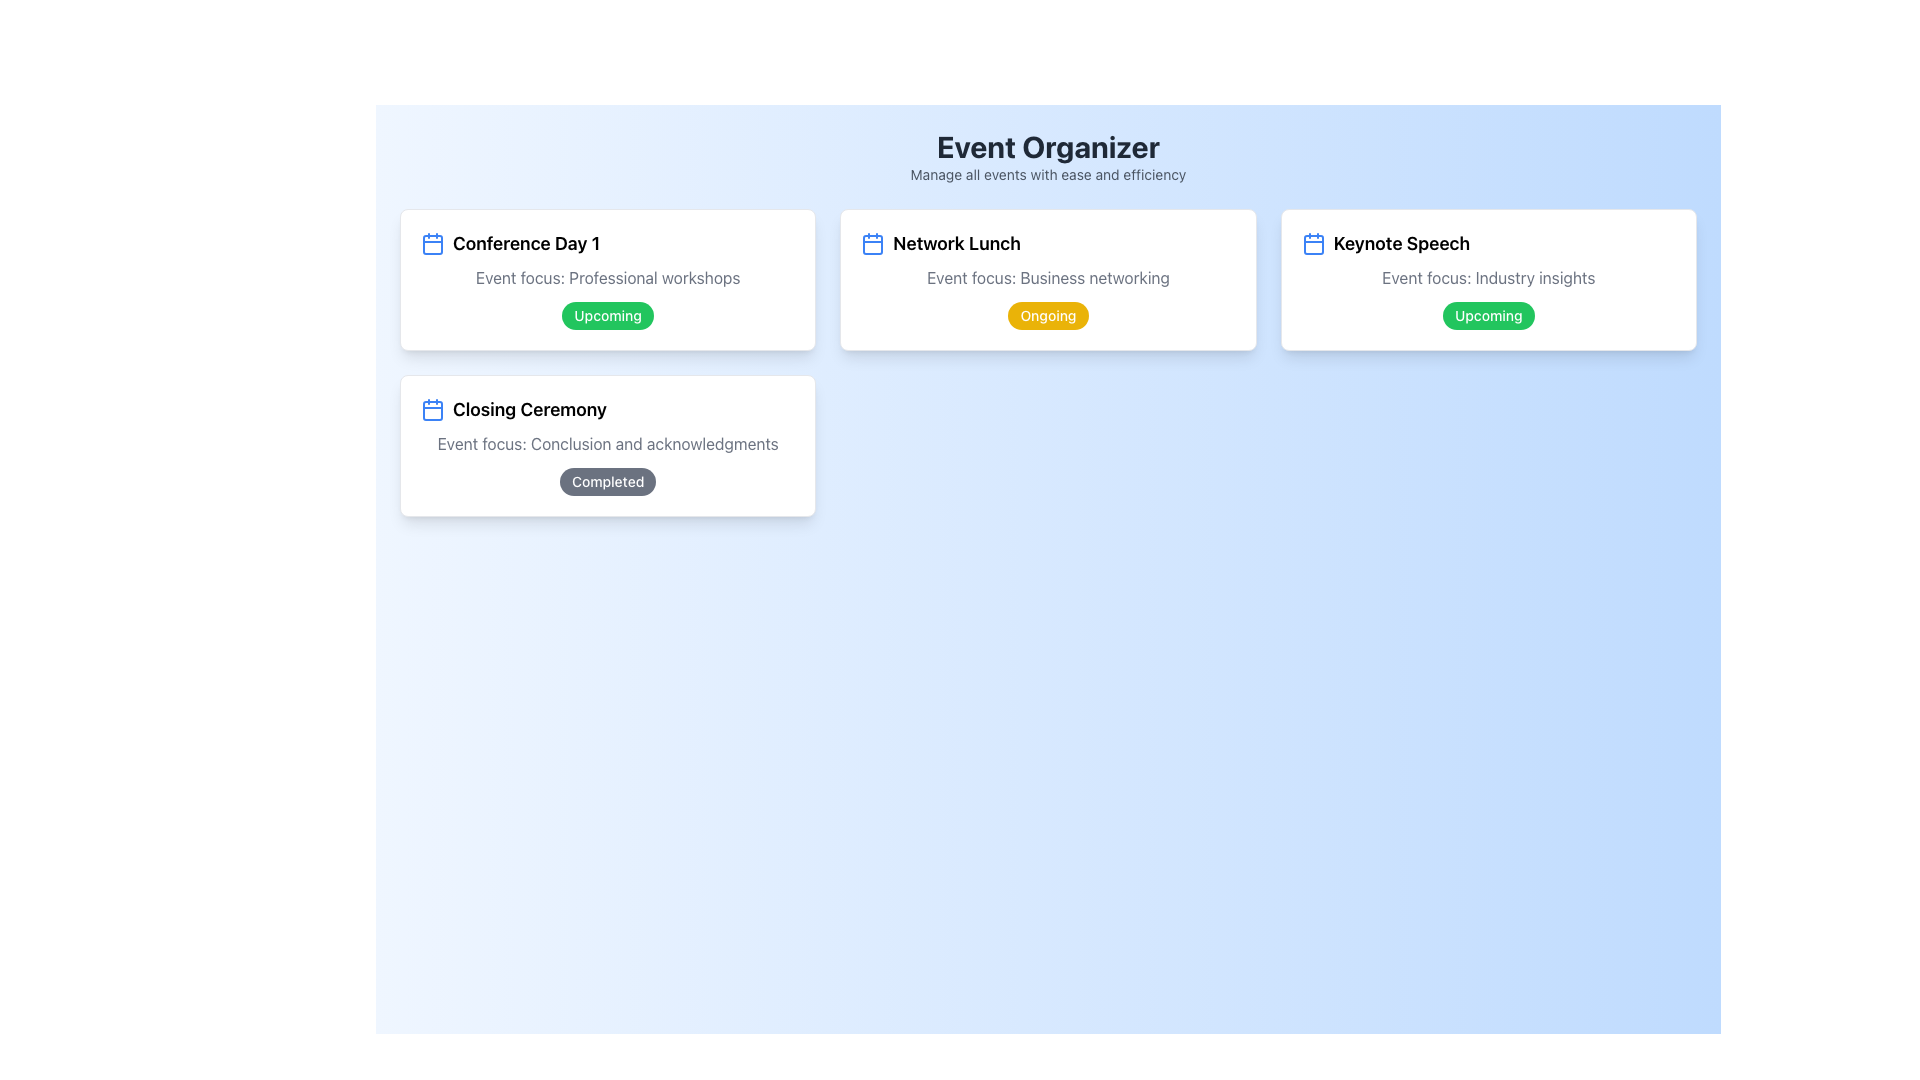 This screenshot has height=1080, width=1920. I want to click on the Static Text Label that displays 'Event focus: Conclusion and acknowledgments.' located in the bottom left quadrant of the interface, beneath the 'Closing Ceremony' title, so click(607, 442).